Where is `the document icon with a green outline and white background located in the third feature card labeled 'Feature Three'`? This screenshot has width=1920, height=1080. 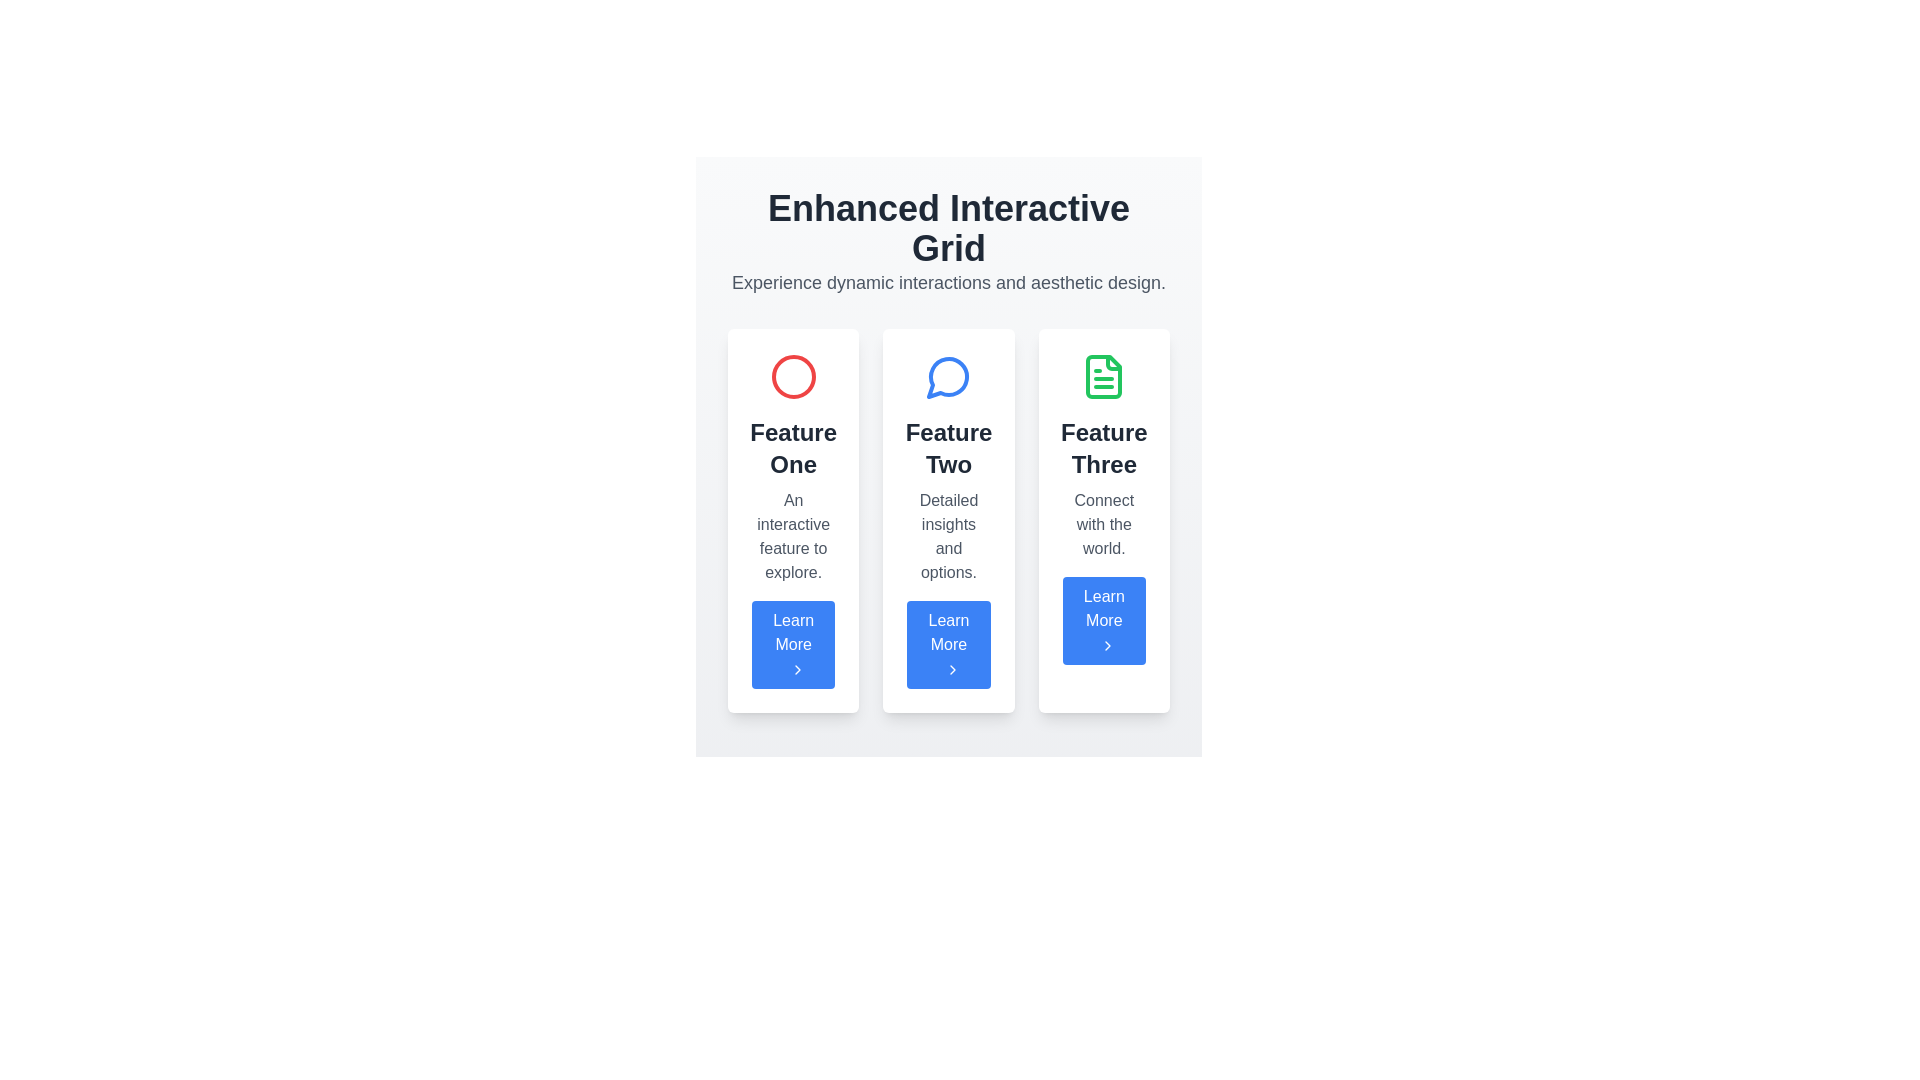
the document icon with a green outline and white background located in the third feature card labeled 'Feature Three' is located at coordinates (1103, 377).